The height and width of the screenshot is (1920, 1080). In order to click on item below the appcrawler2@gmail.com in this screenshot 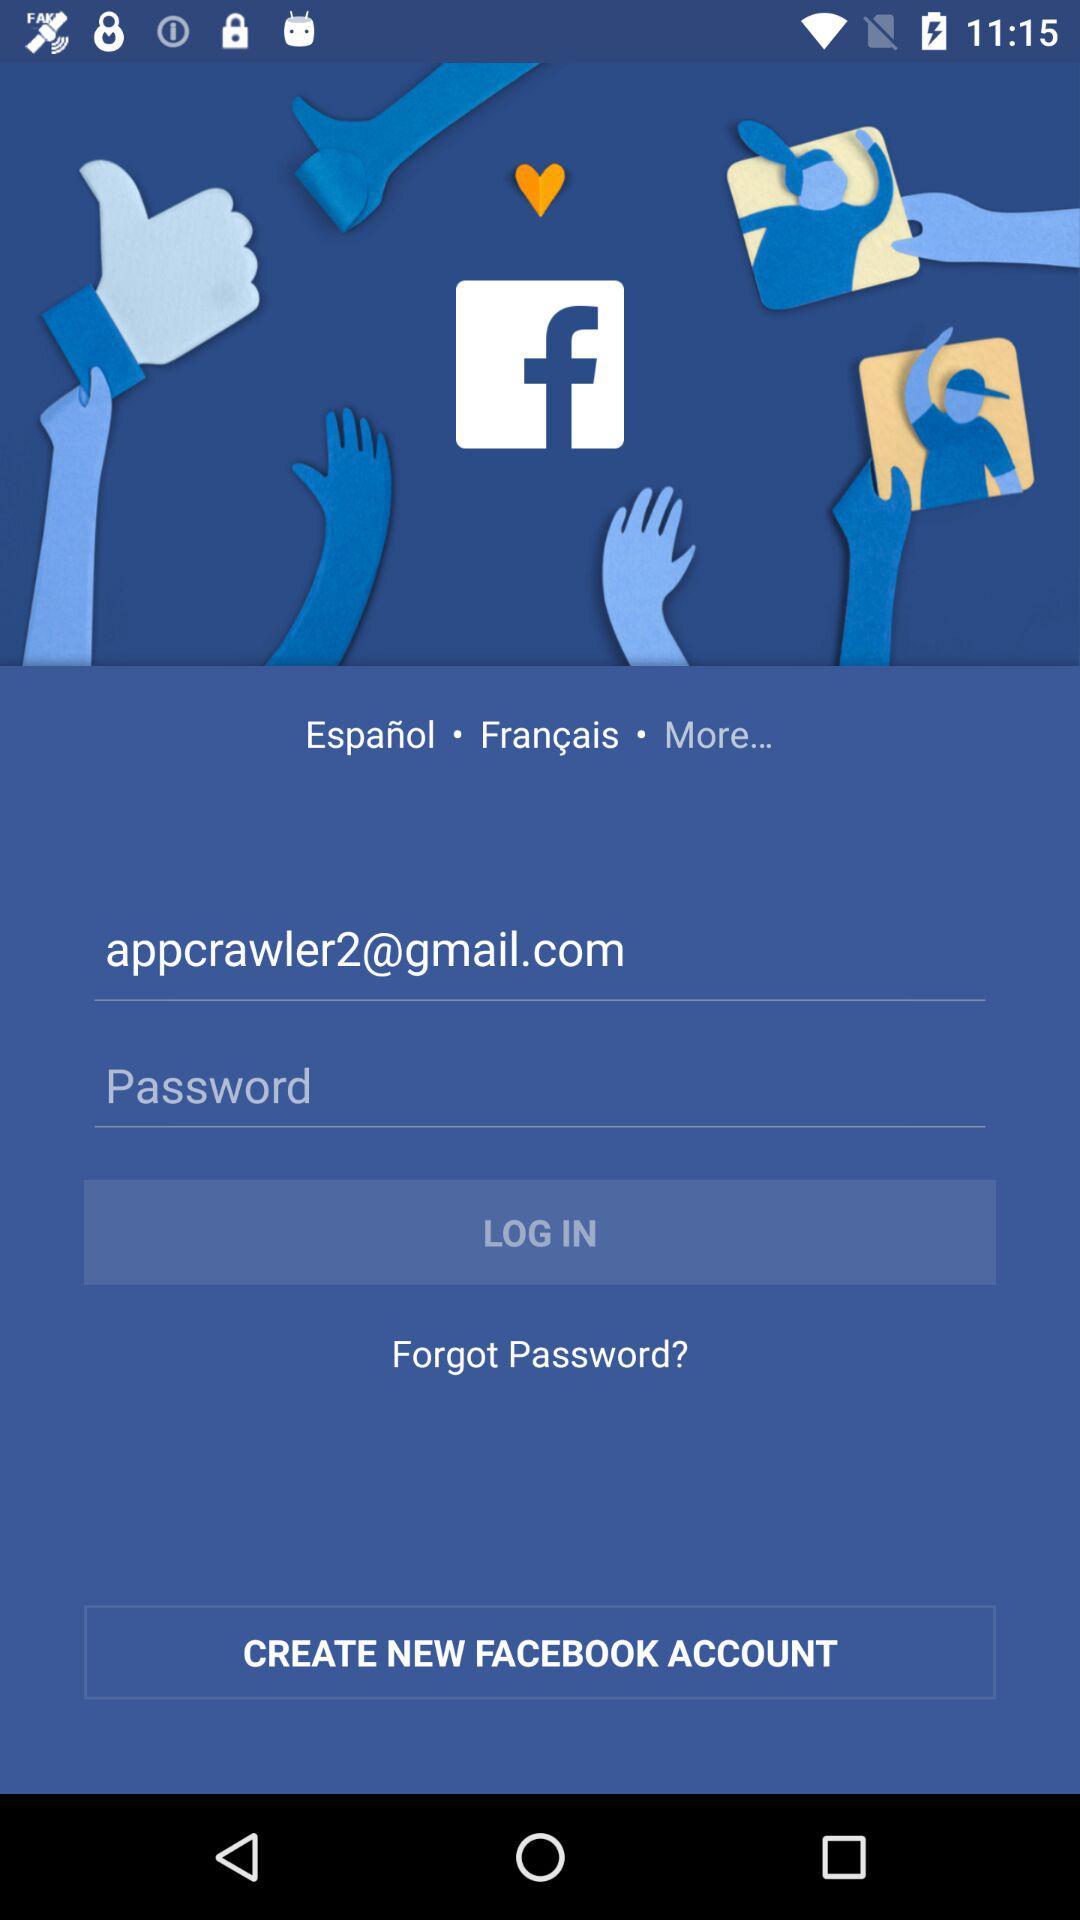, I will do `click(540, 1083)`.